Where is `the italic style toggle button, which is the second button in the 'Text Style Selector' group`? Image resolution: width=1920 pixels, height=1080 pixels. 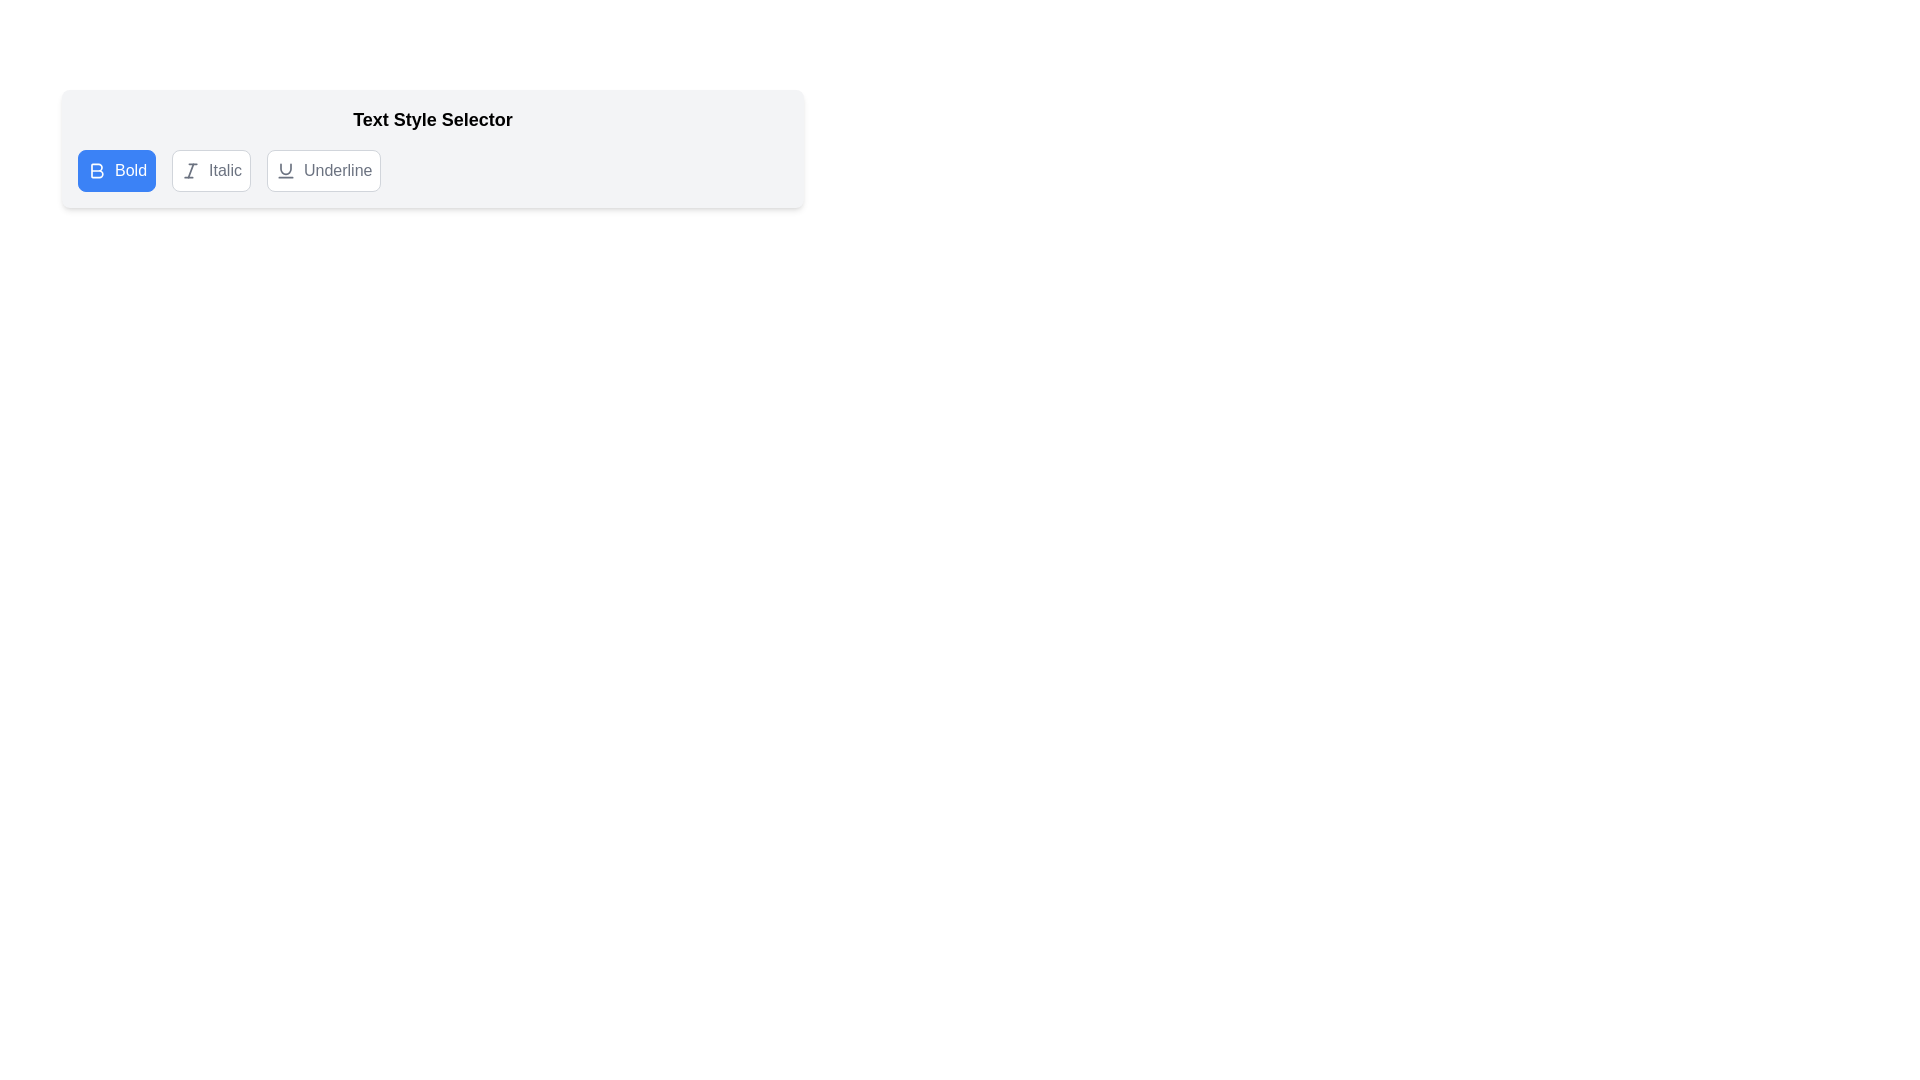
the italic style toggle button, which is the second button in the 'Text Style Selector' group is located at coordinates (211, 169).